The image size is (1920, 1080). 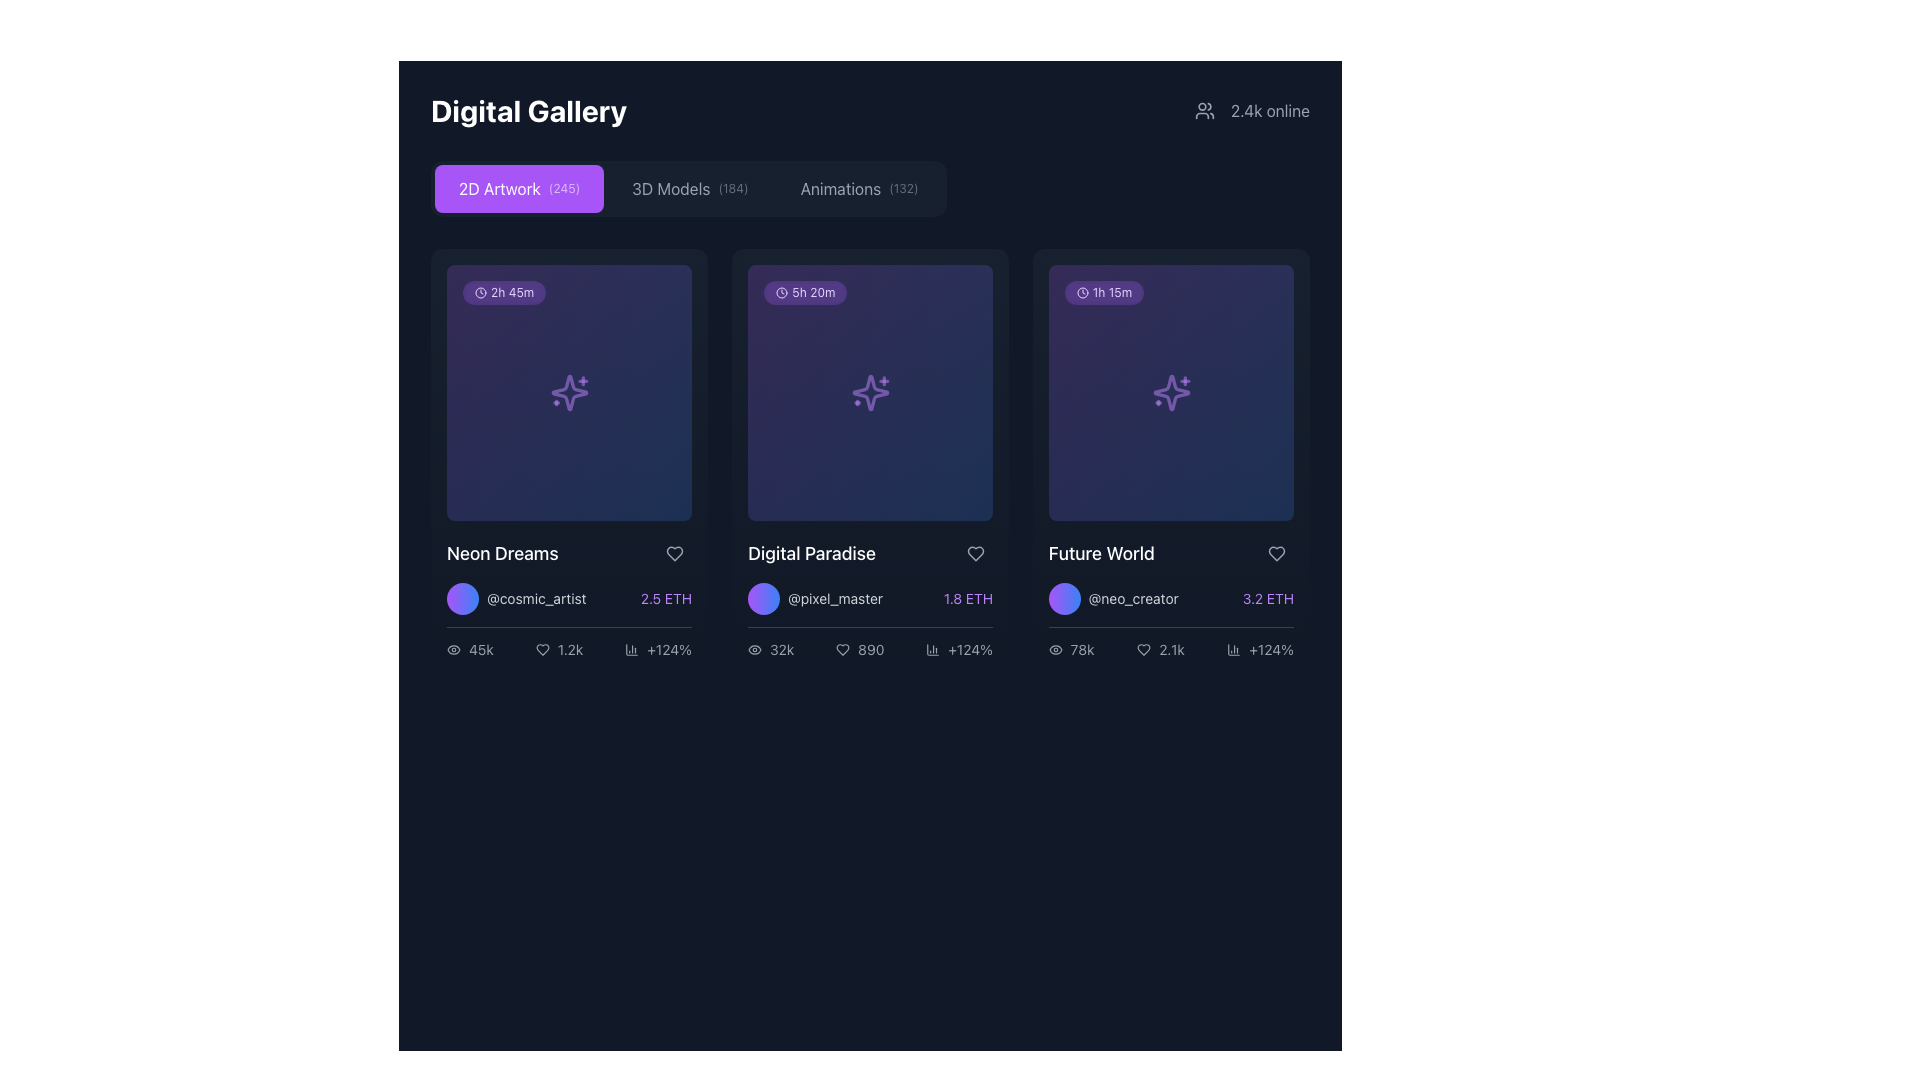 I want to click on the heart icon within the rounded button located in the bottom-right corner of the 'Future World' card to possibly focus or show more options, so click(x=1275, y=554).